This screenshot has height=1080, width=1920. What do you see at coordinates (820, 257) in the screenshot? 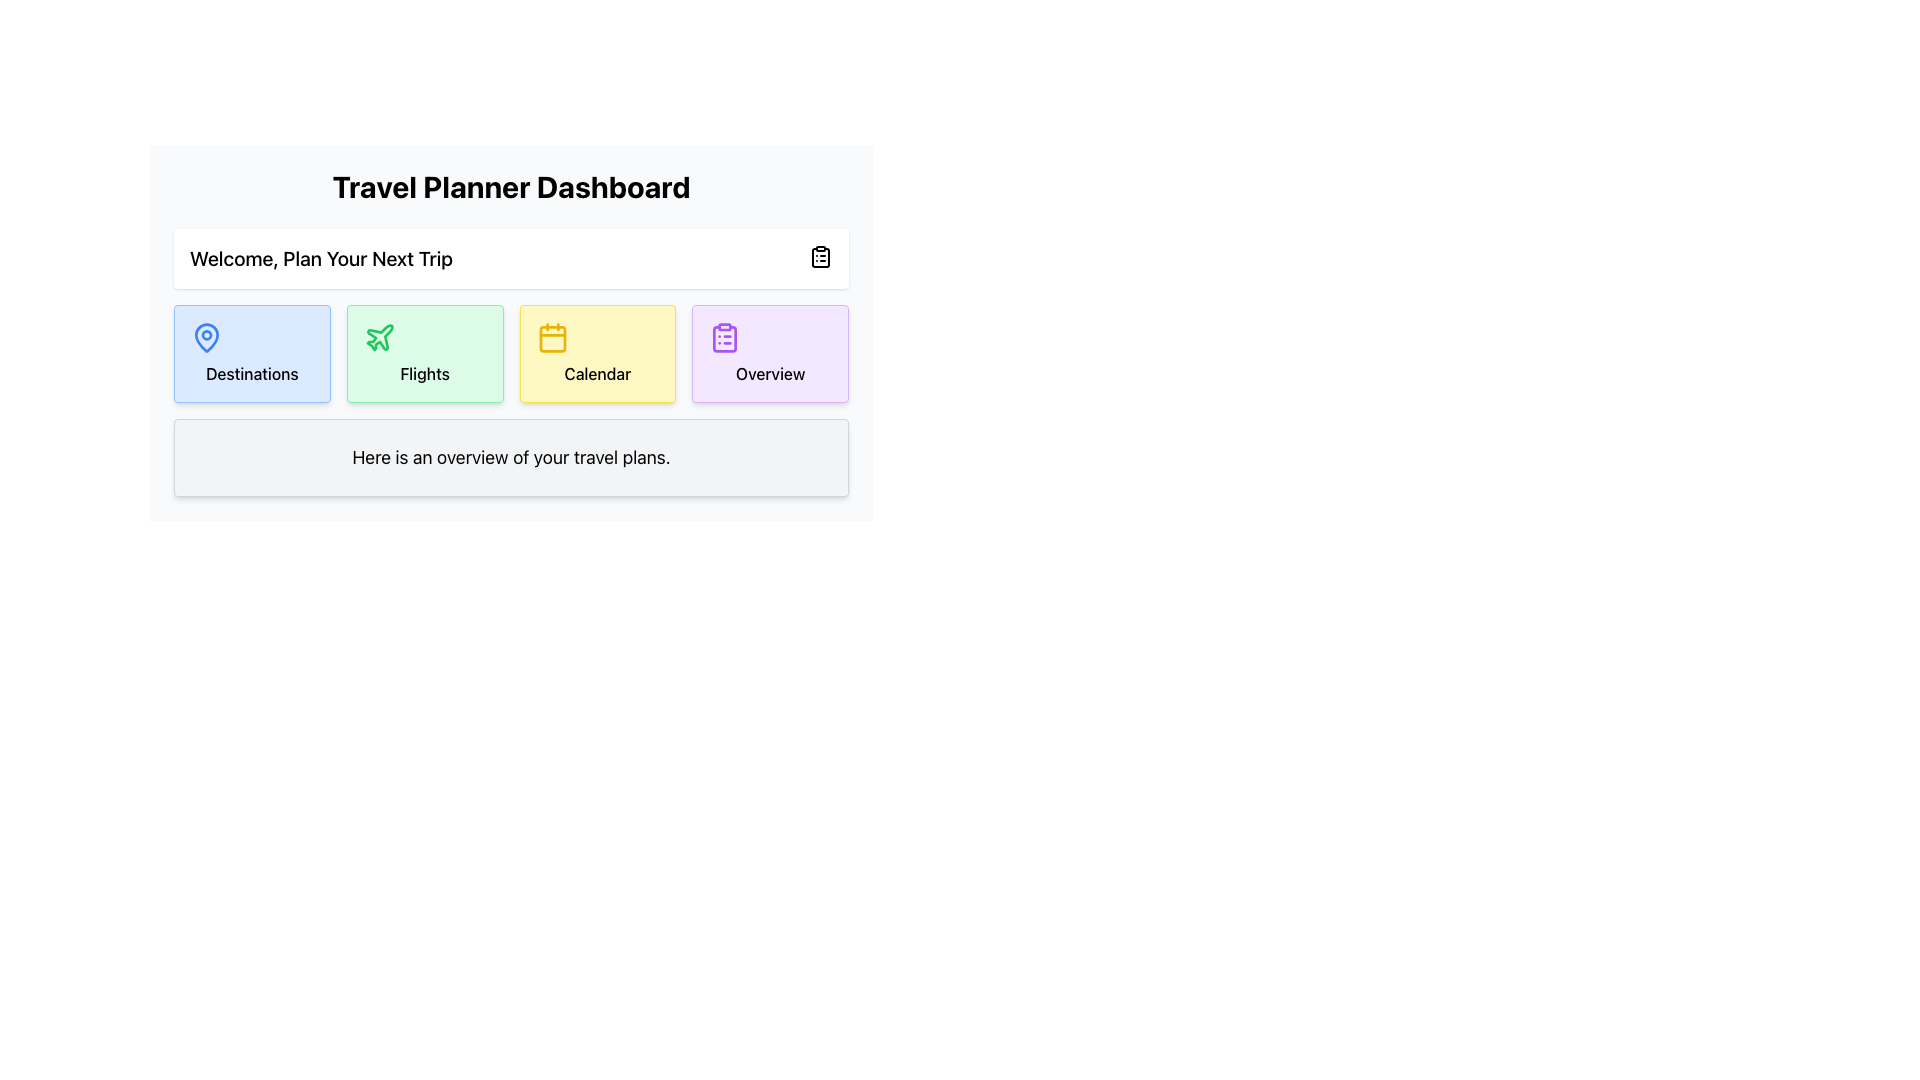
I see `the rectangular shape located vertically within the outlined clipboard icon in the top-right corner of the interface` at bounding box center [820, 257].